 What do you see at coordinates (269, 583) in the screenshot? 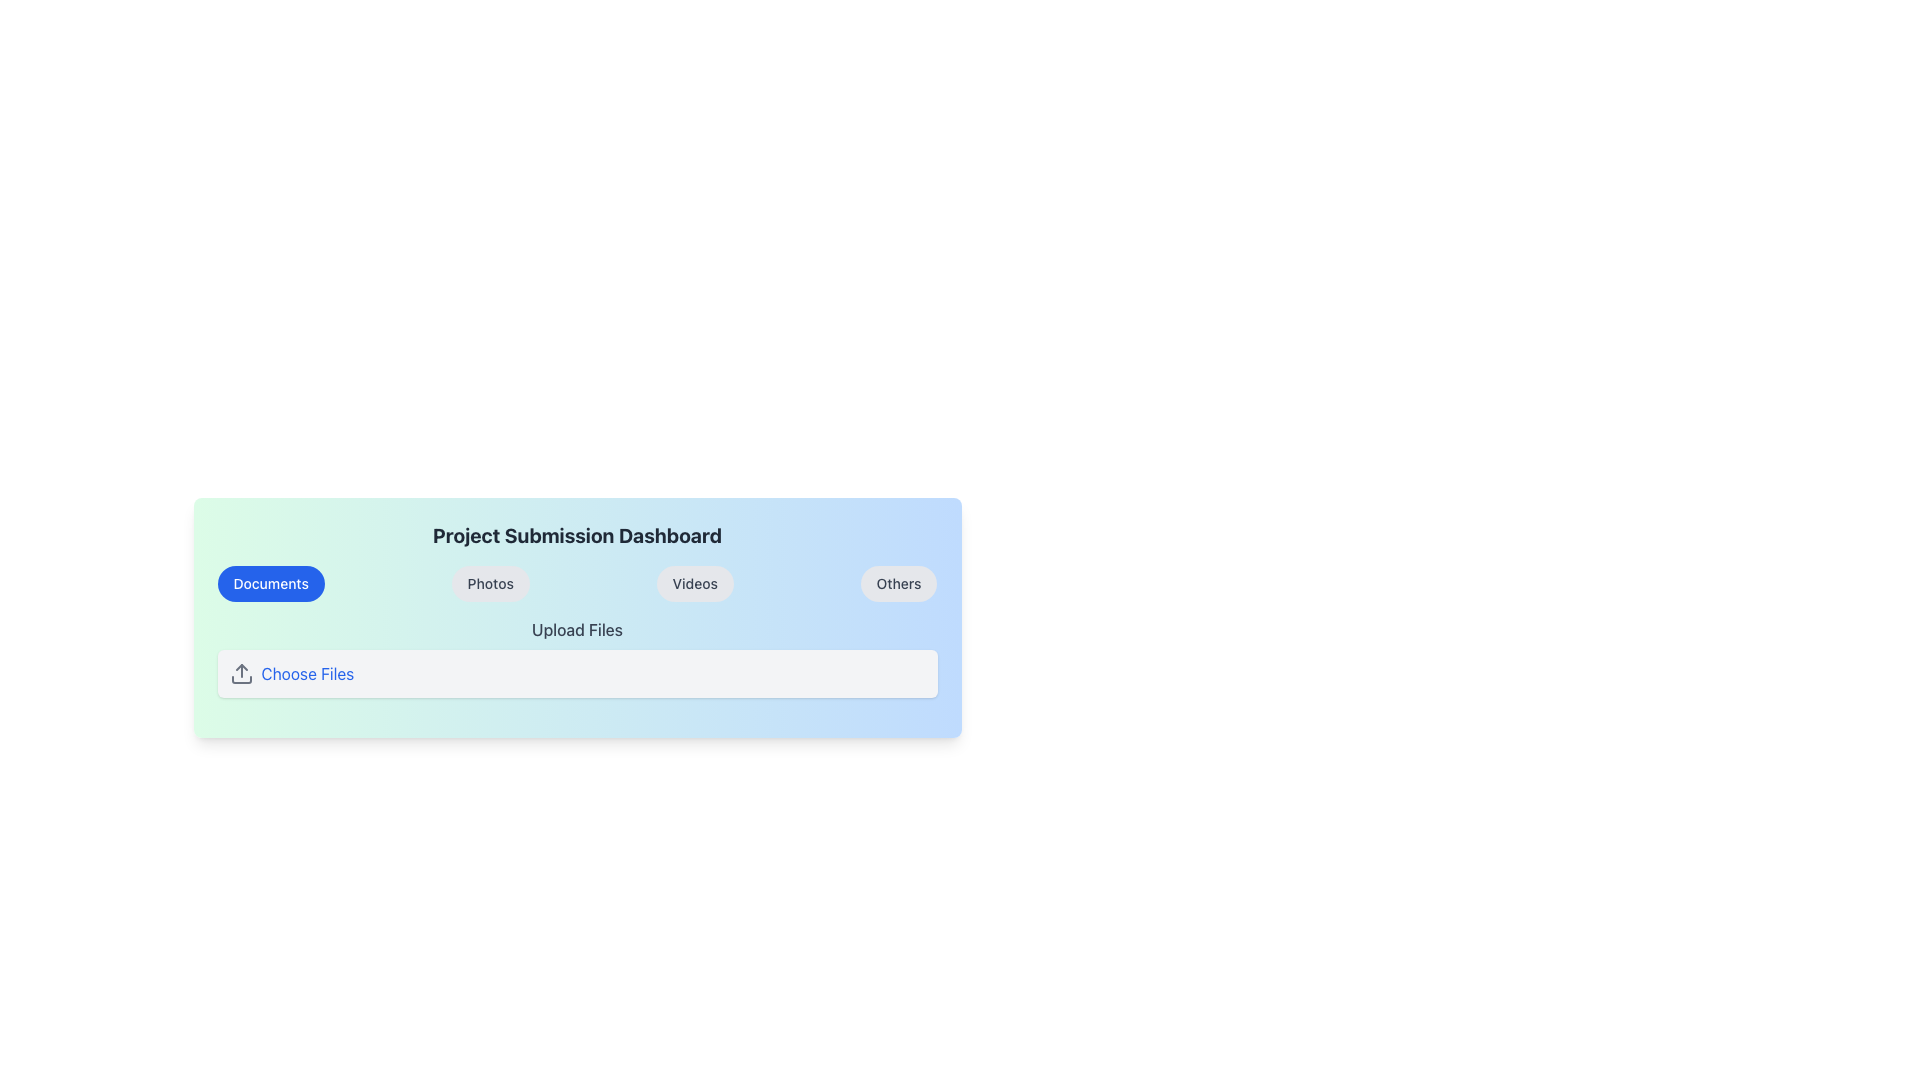
I see `the 'Documents' button located at the top-left corner of the button group` at bounding box center [269, 583].